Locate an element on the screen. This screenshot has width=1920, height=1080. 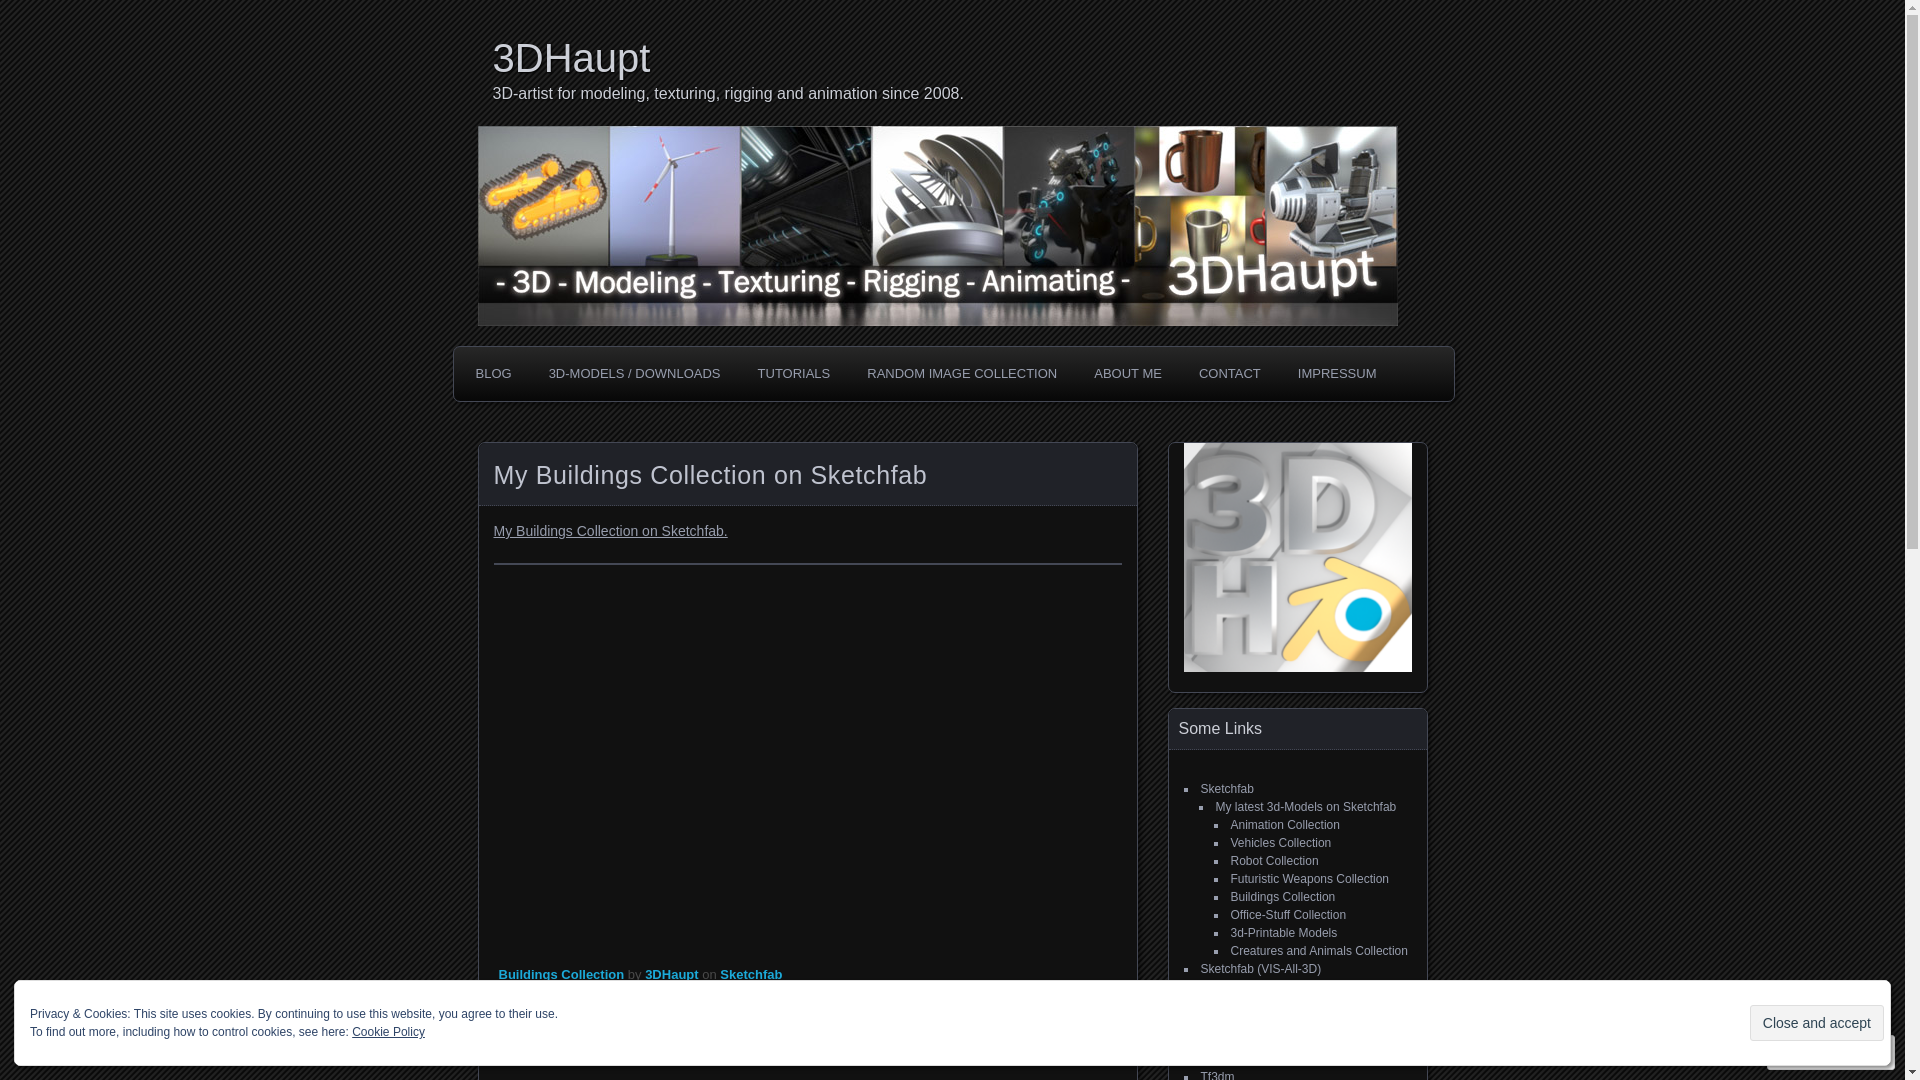
'3D-MODELS / DOWNLOADS' is located at coordinates (633, 374).